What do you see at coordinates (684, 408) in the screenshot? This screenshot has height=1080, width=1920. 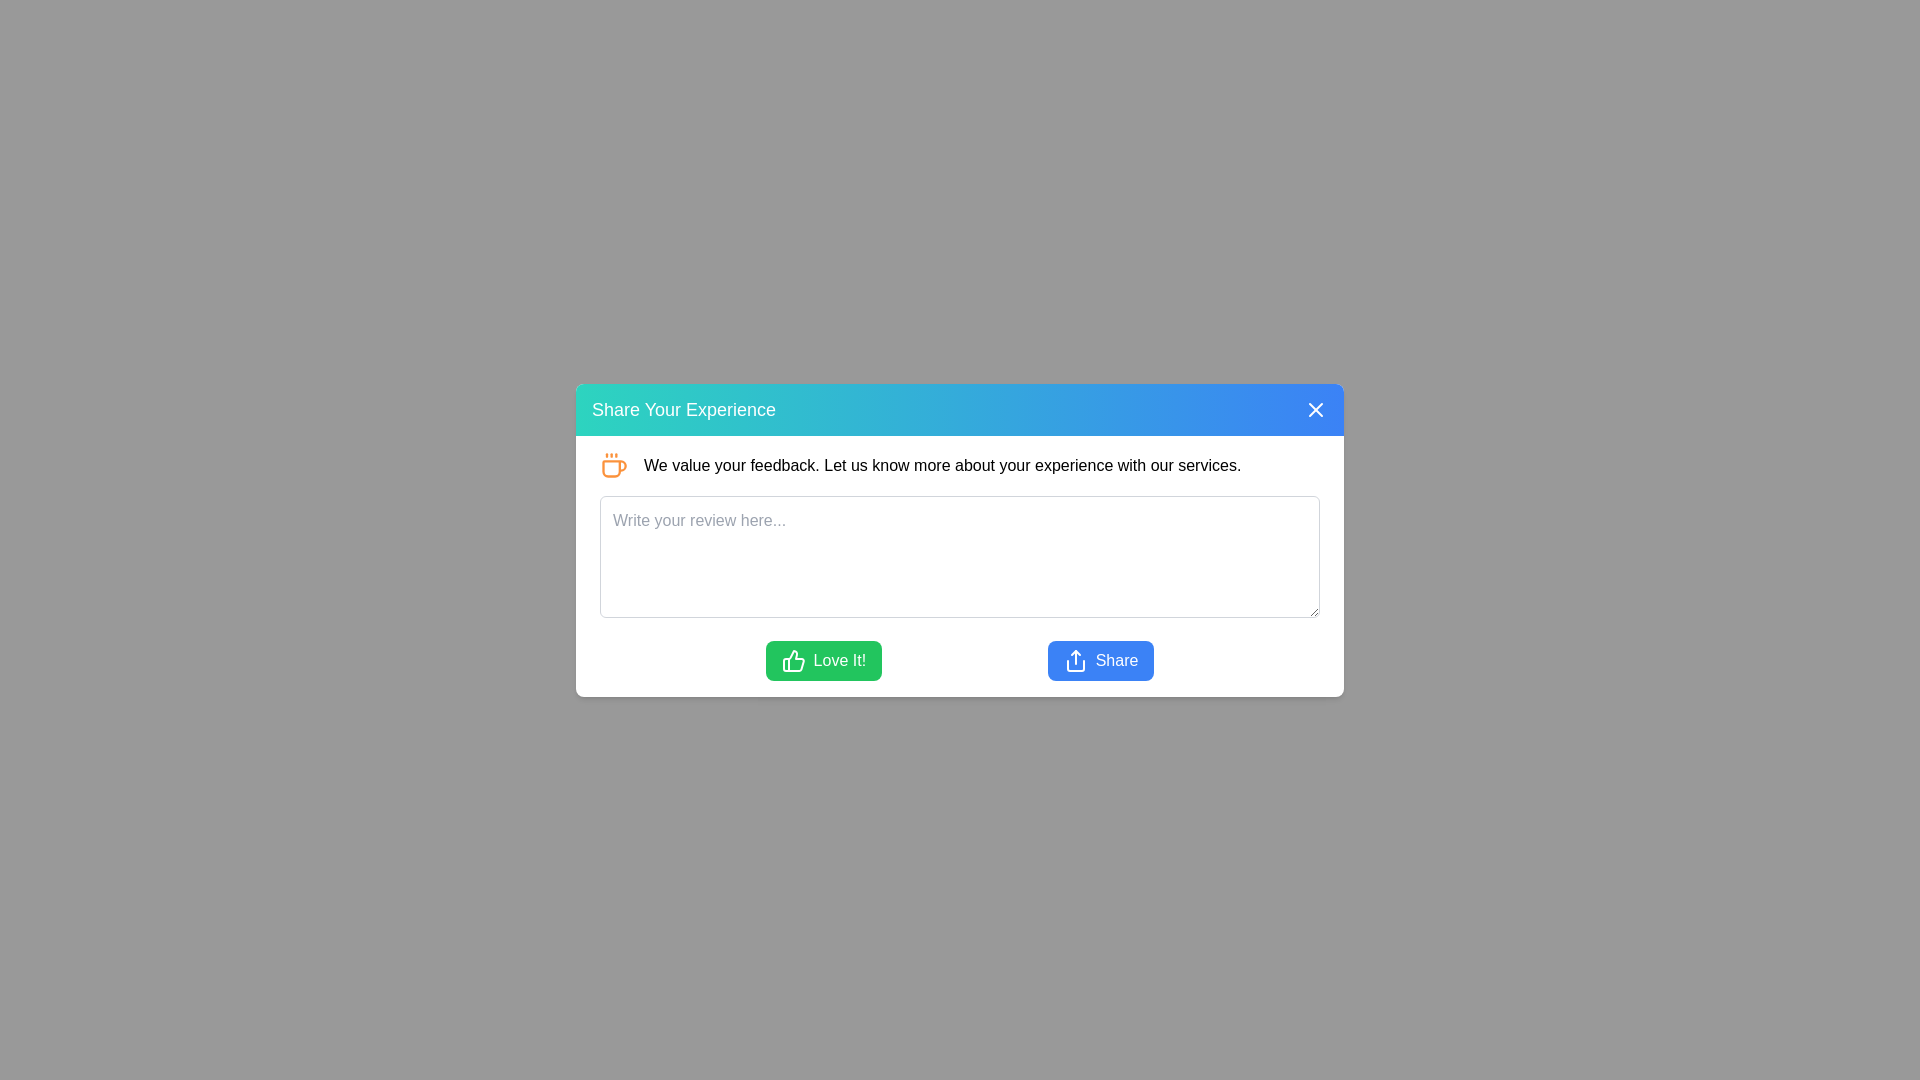 I see `the text label that serves as the title for the dialog, indicating the purpose of sharing the user's experience` at bounding box center [684, 408].